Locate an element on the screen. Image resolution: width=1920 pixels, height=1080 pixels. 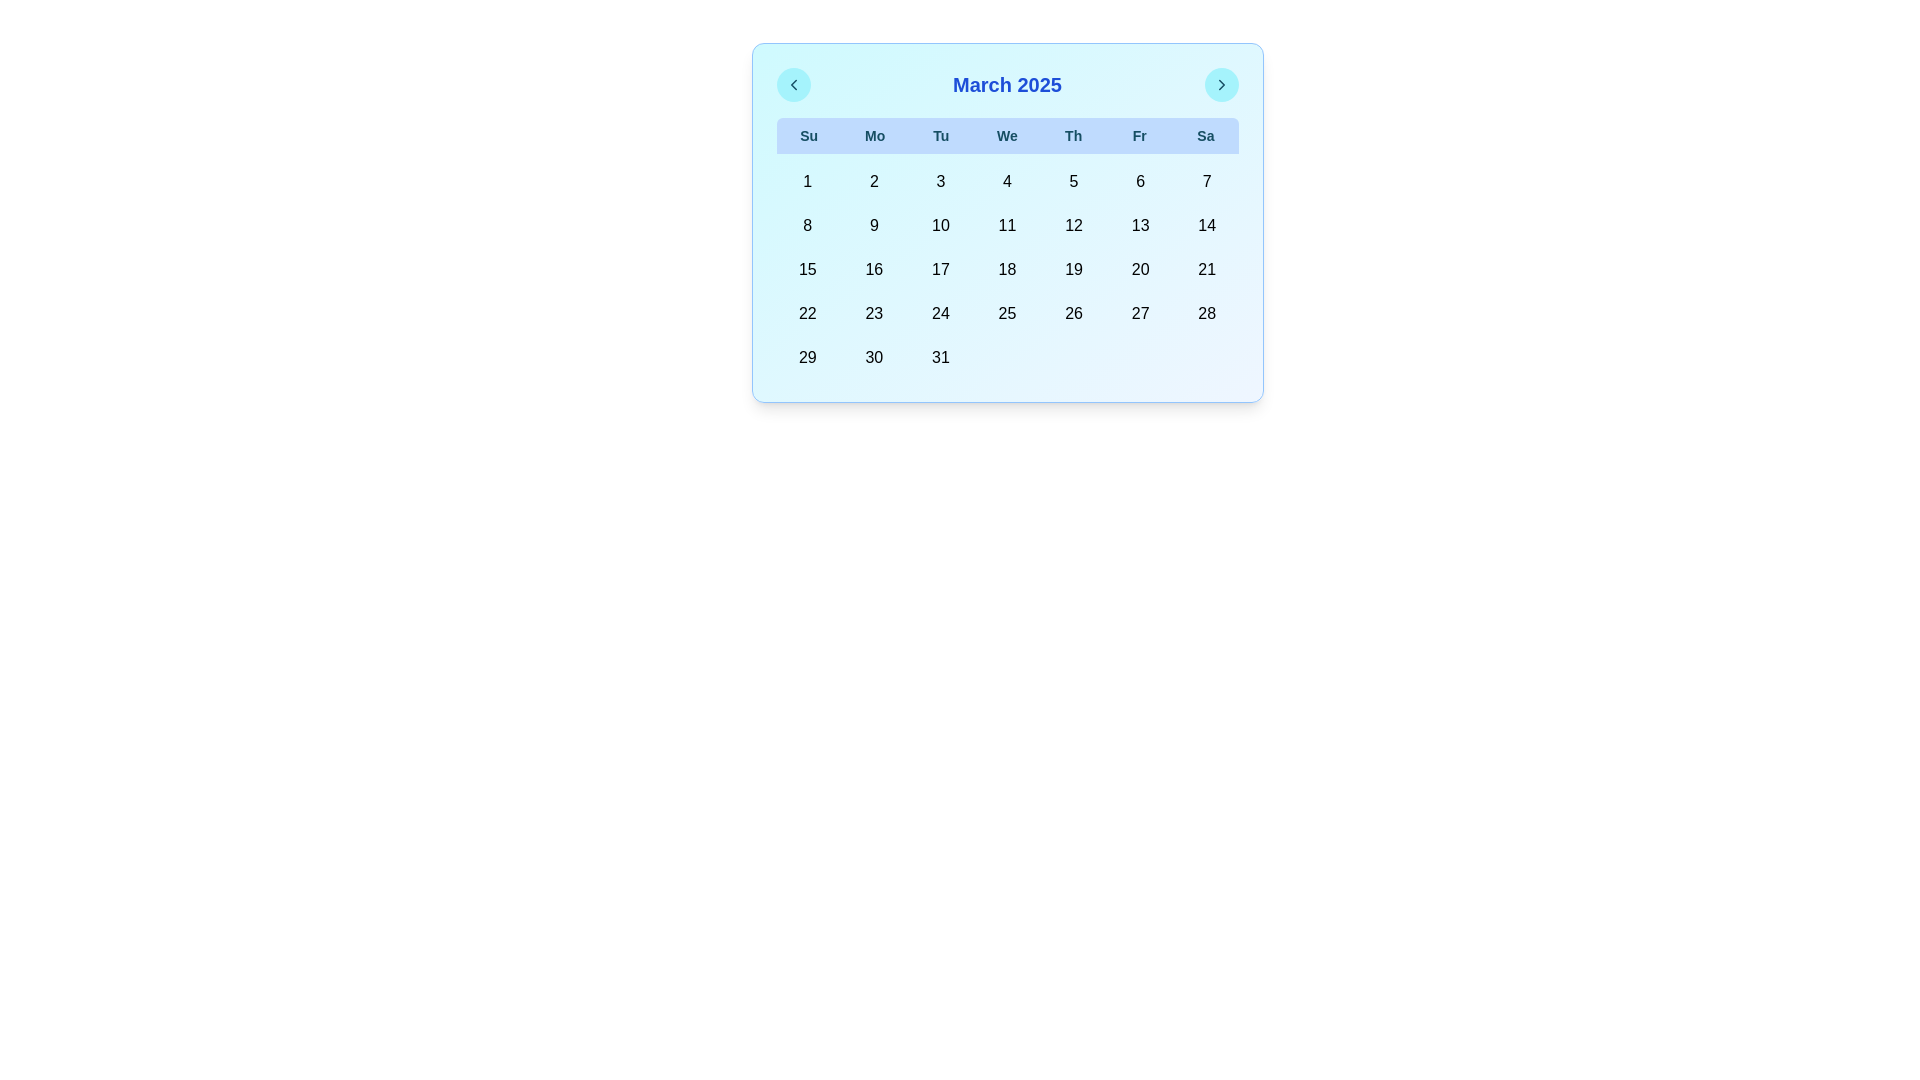
the Interactive calendar date button representing the 8th day of the month is located at coordinates (807, 225).